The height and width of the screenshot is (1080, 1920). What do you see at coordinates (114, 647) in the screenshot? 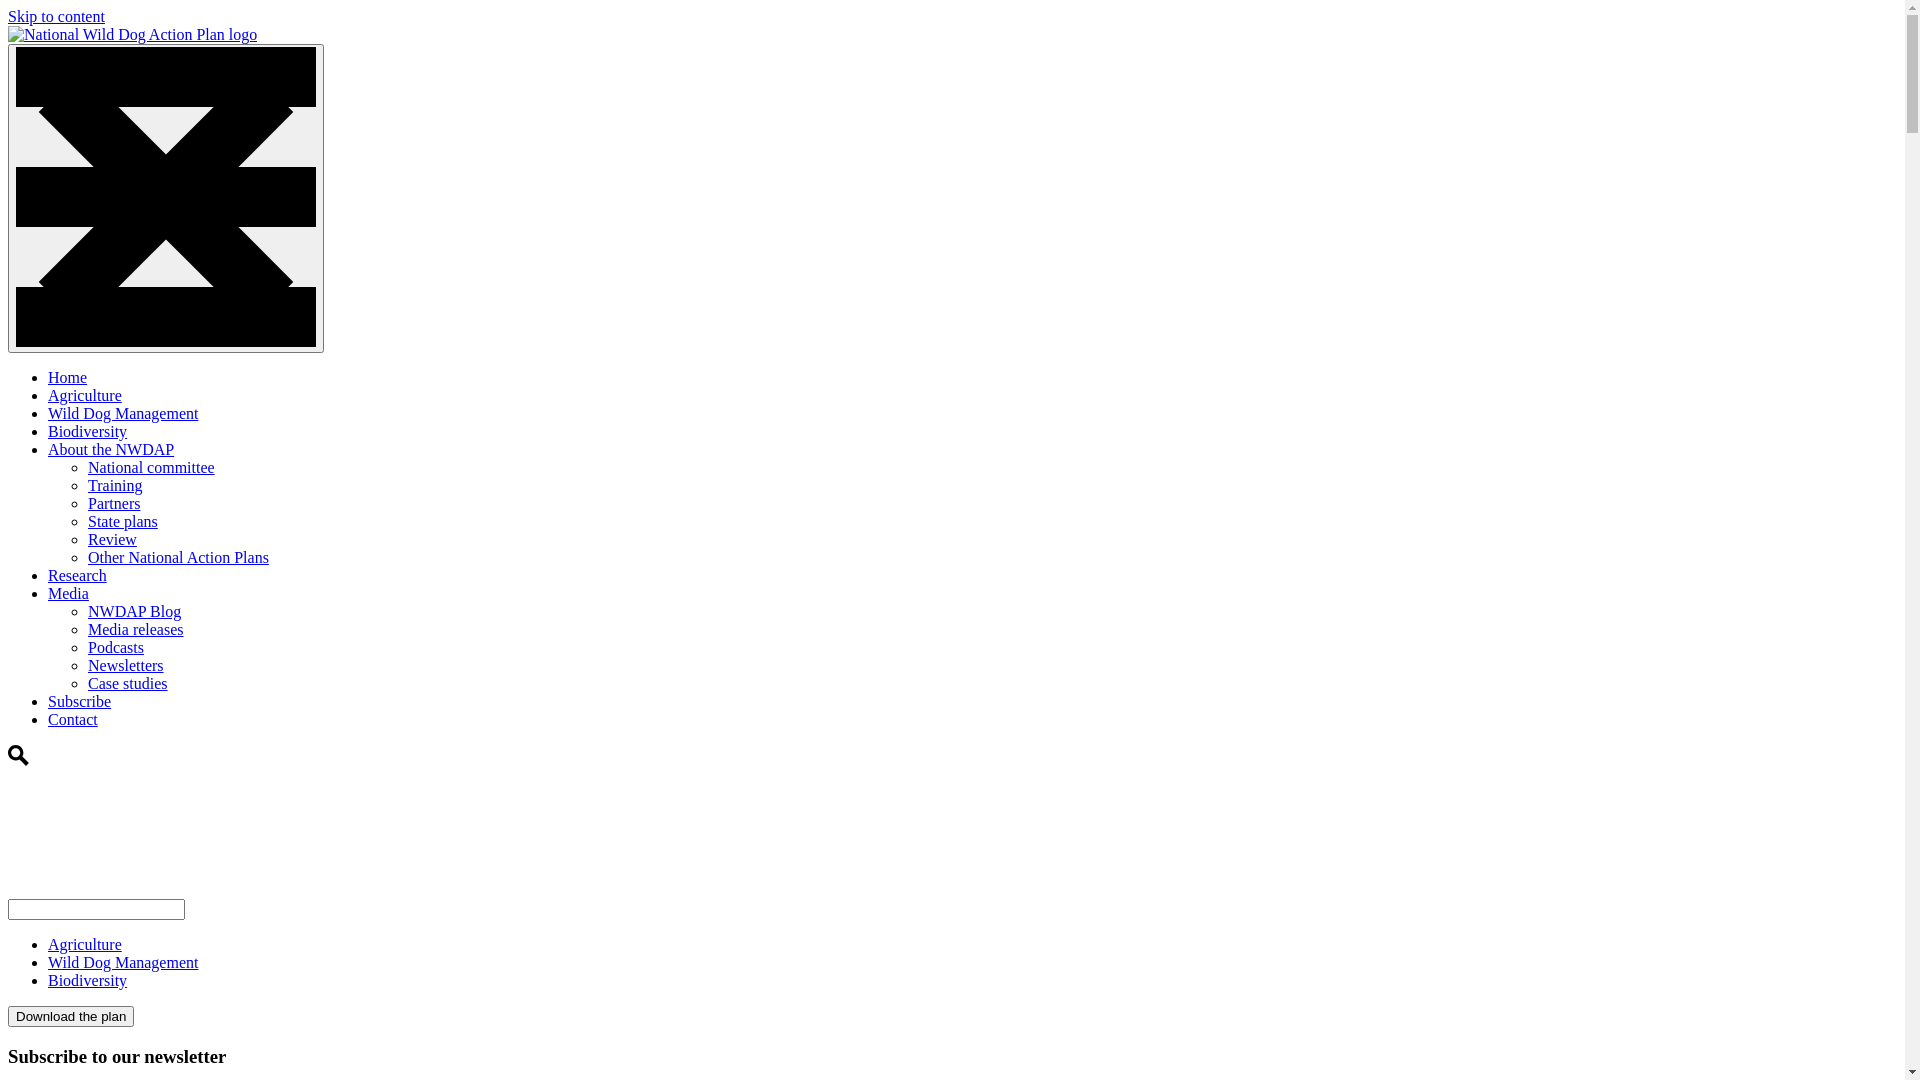
I see `'Podcasts'` at bounding box center [114, 647].